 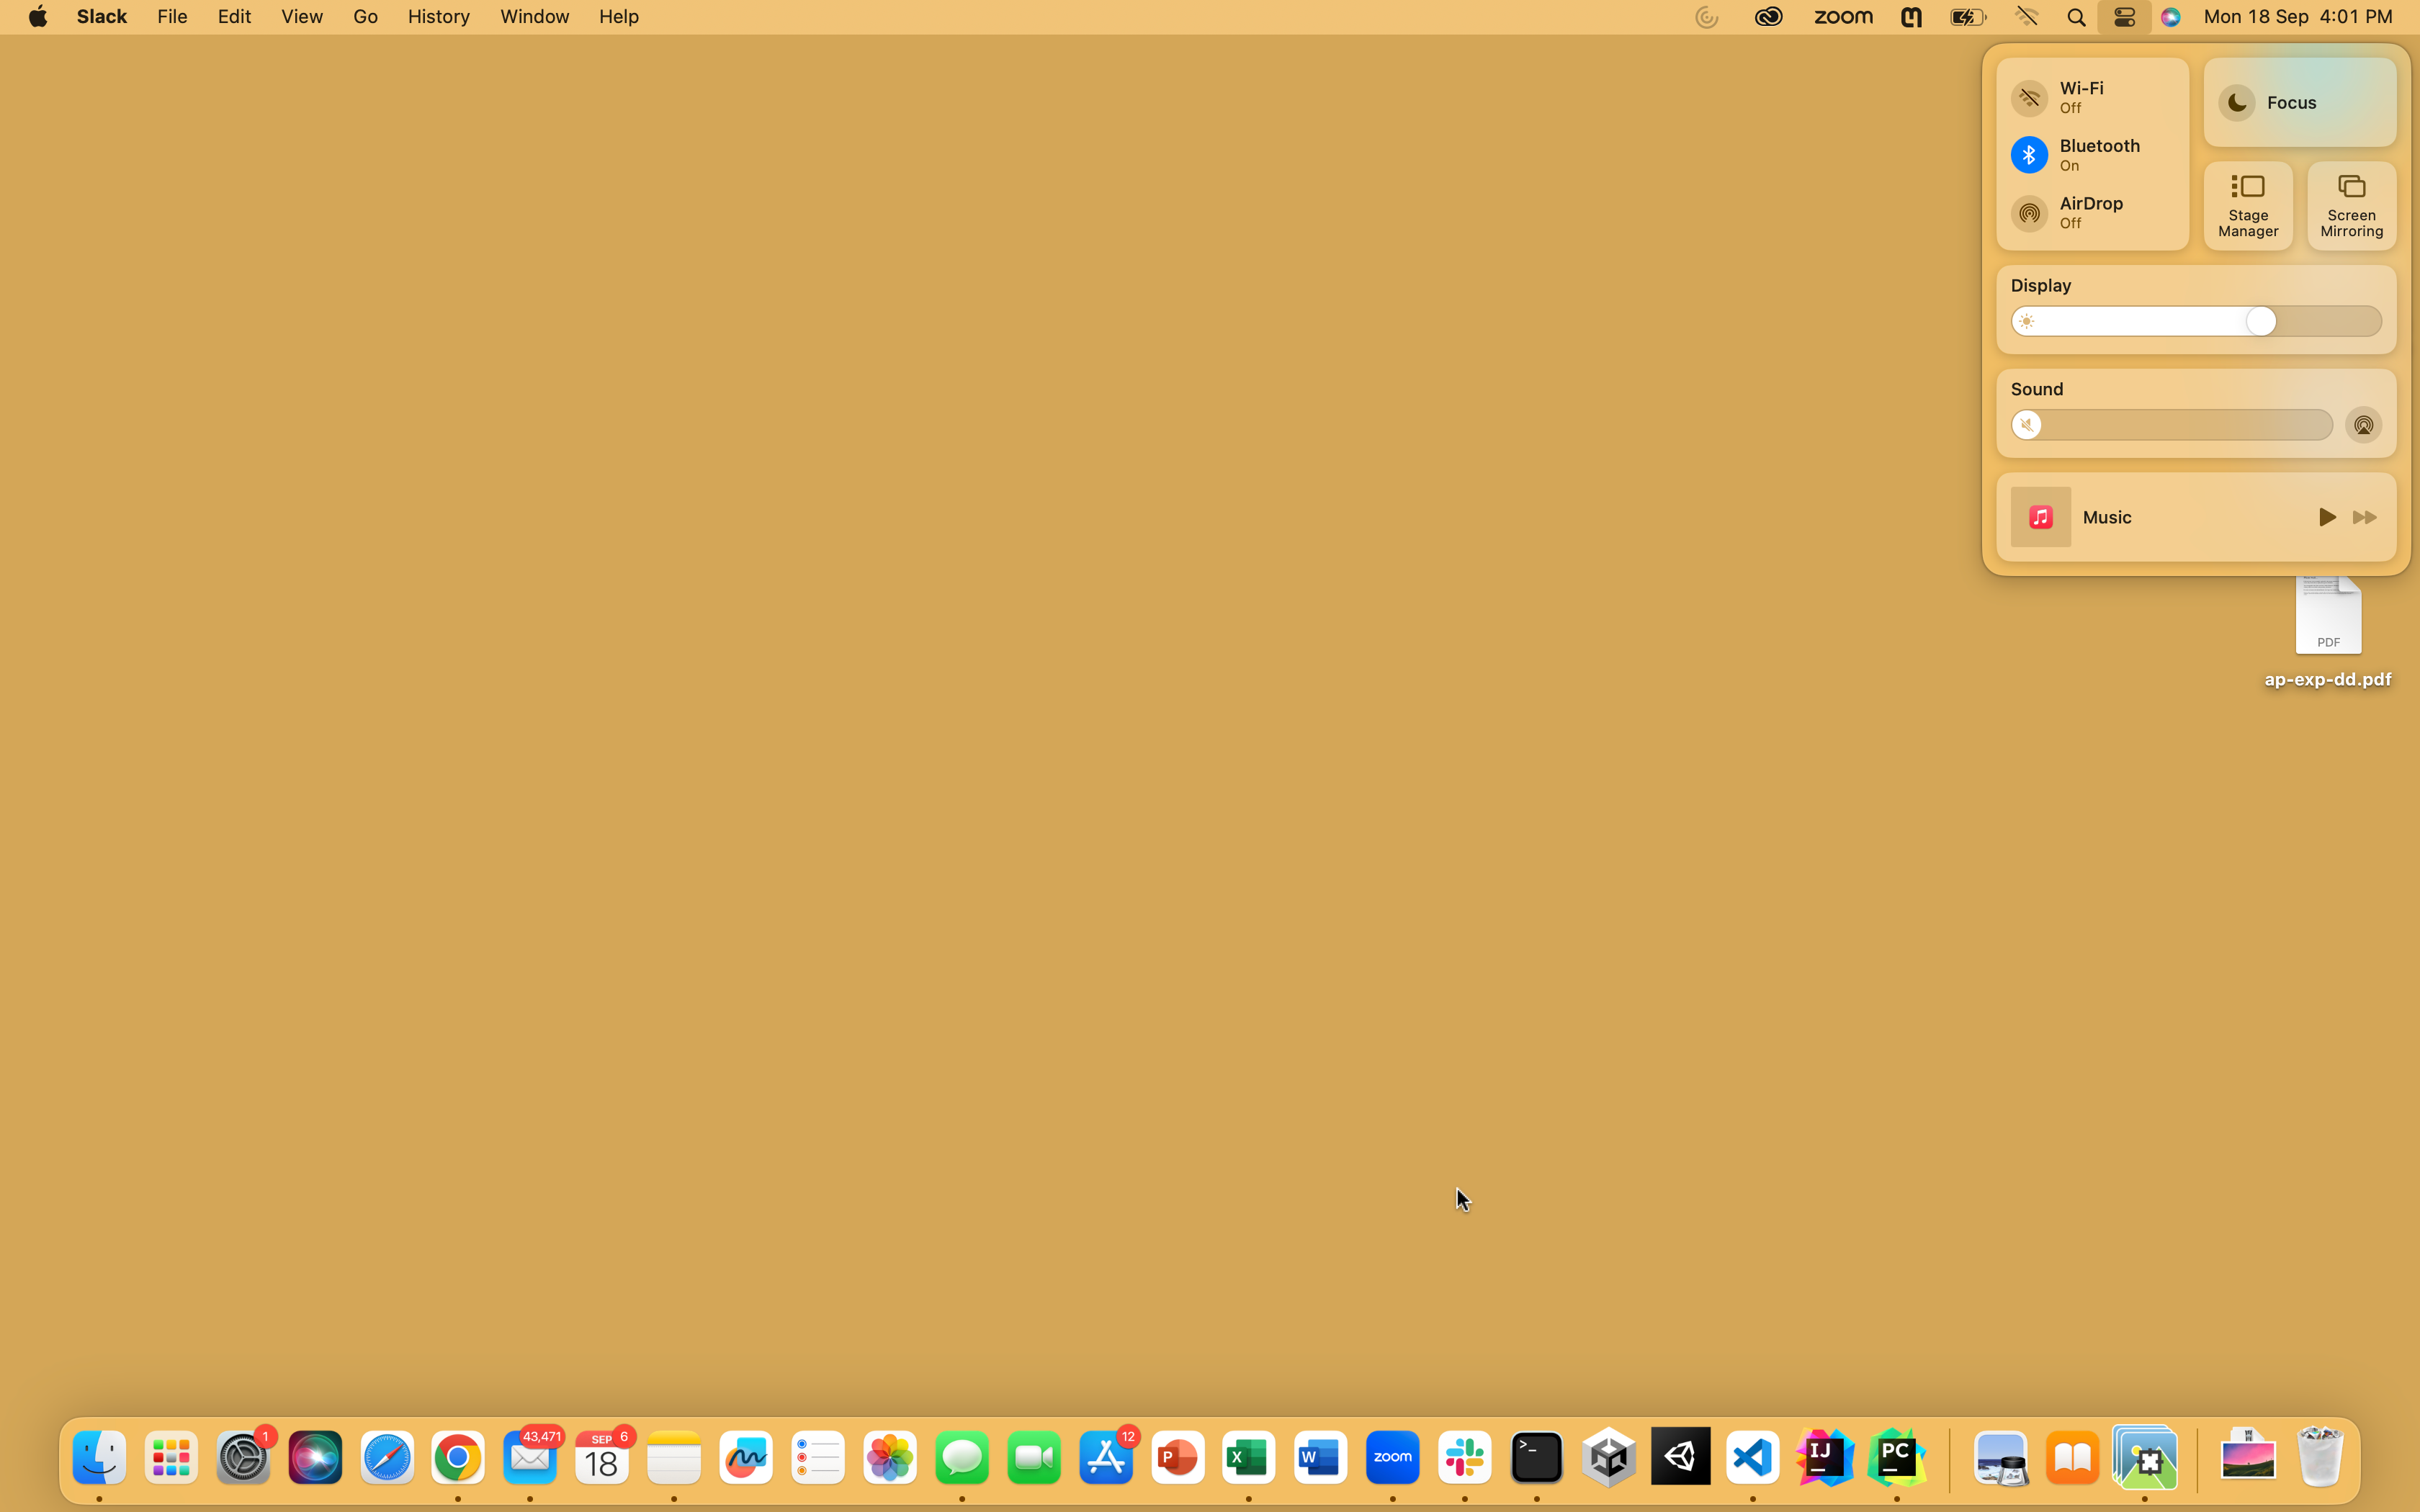 I want to click on Mute the volume, so click(x=2035, y=423).